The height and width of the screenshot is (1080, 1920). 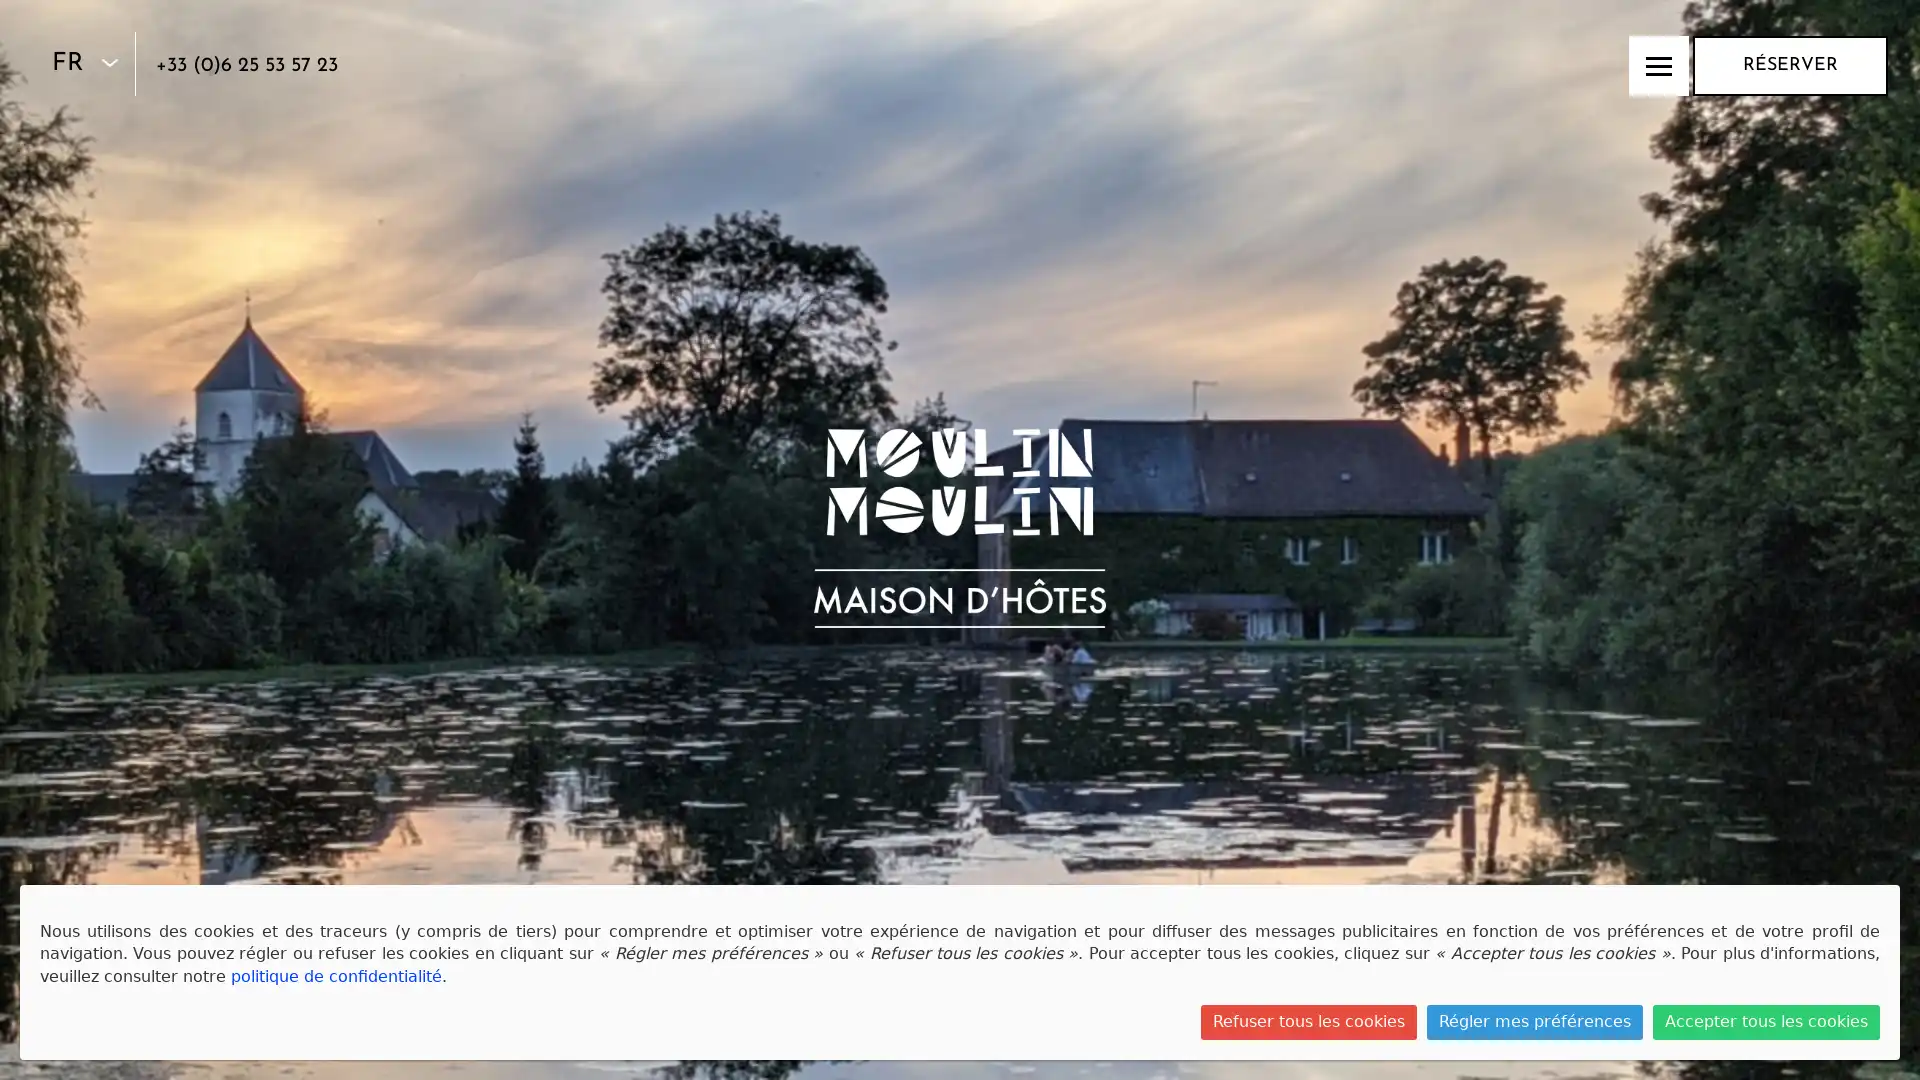 I want to click on Regler mes preferences, so click(x=1534, y=1022).